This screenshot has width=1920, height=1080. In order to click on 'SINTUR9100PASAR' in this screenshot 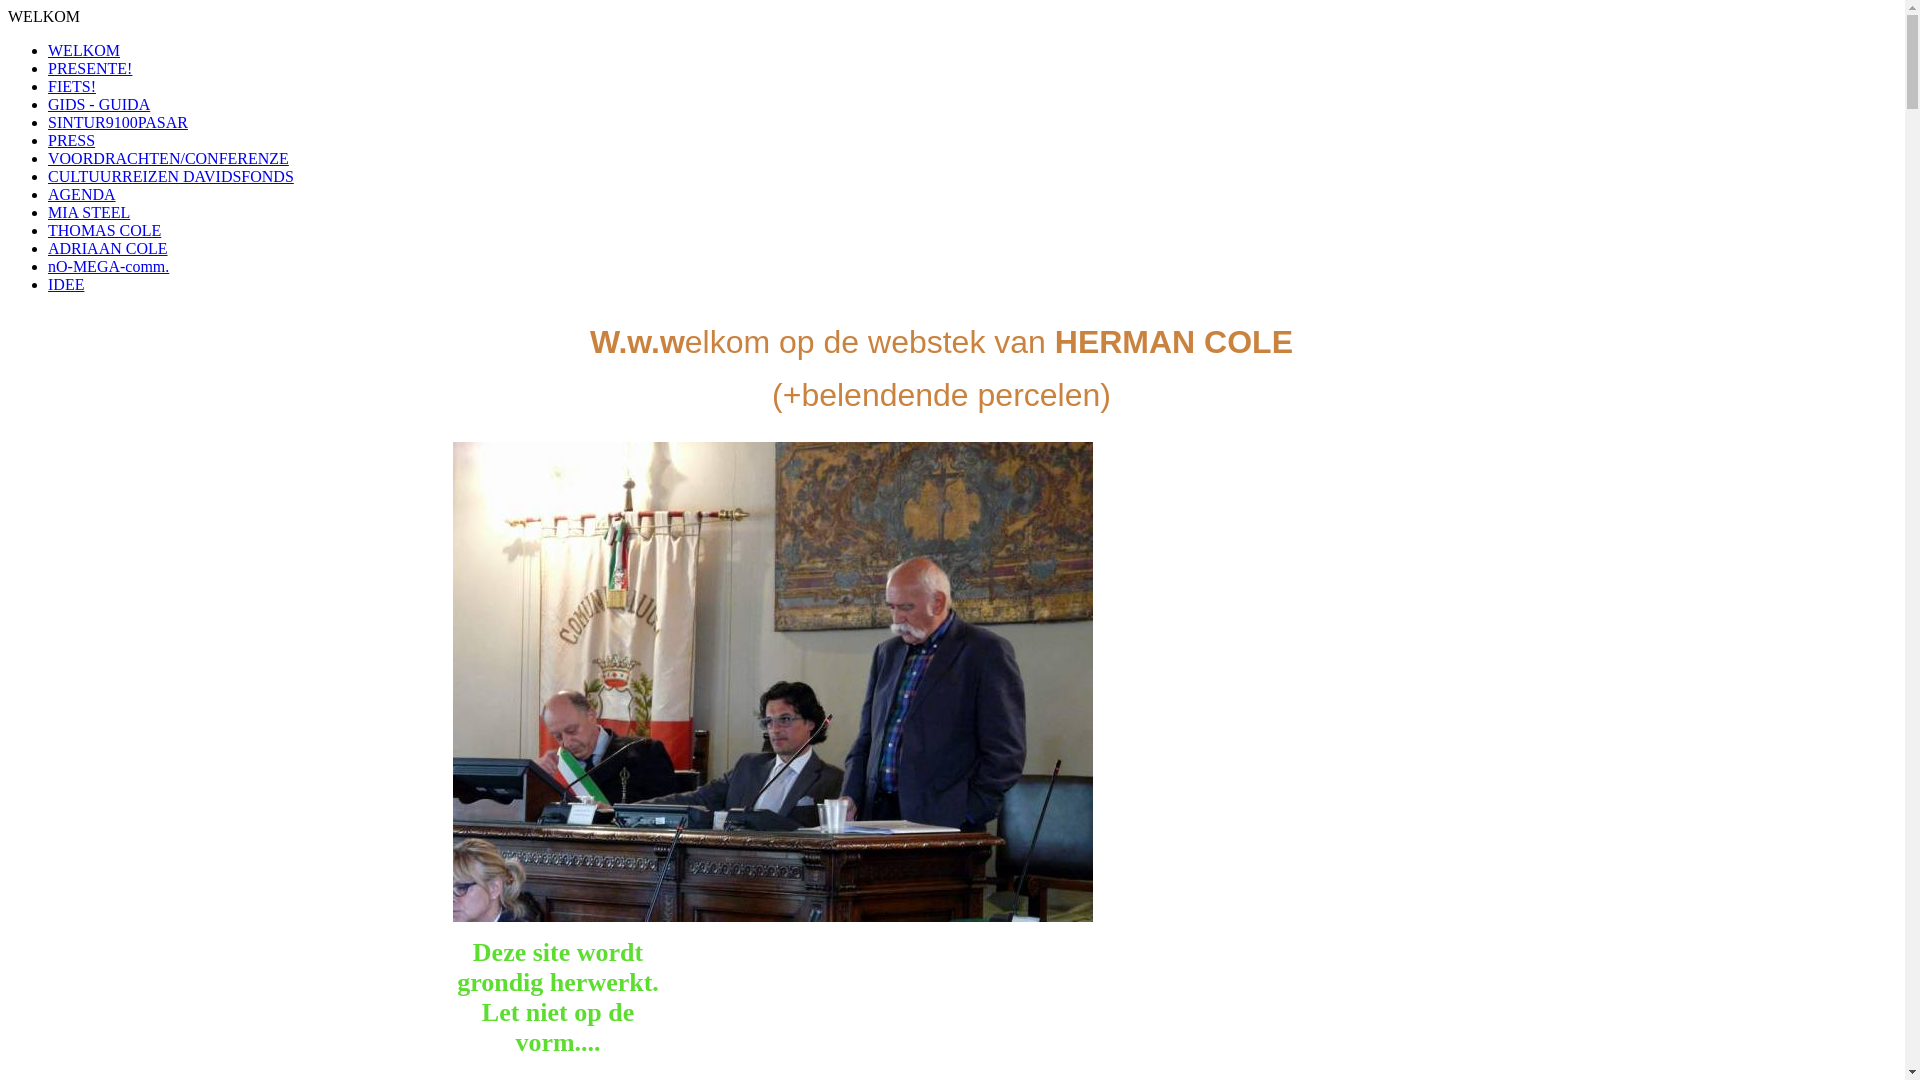, I will do `click(117, 122)`.